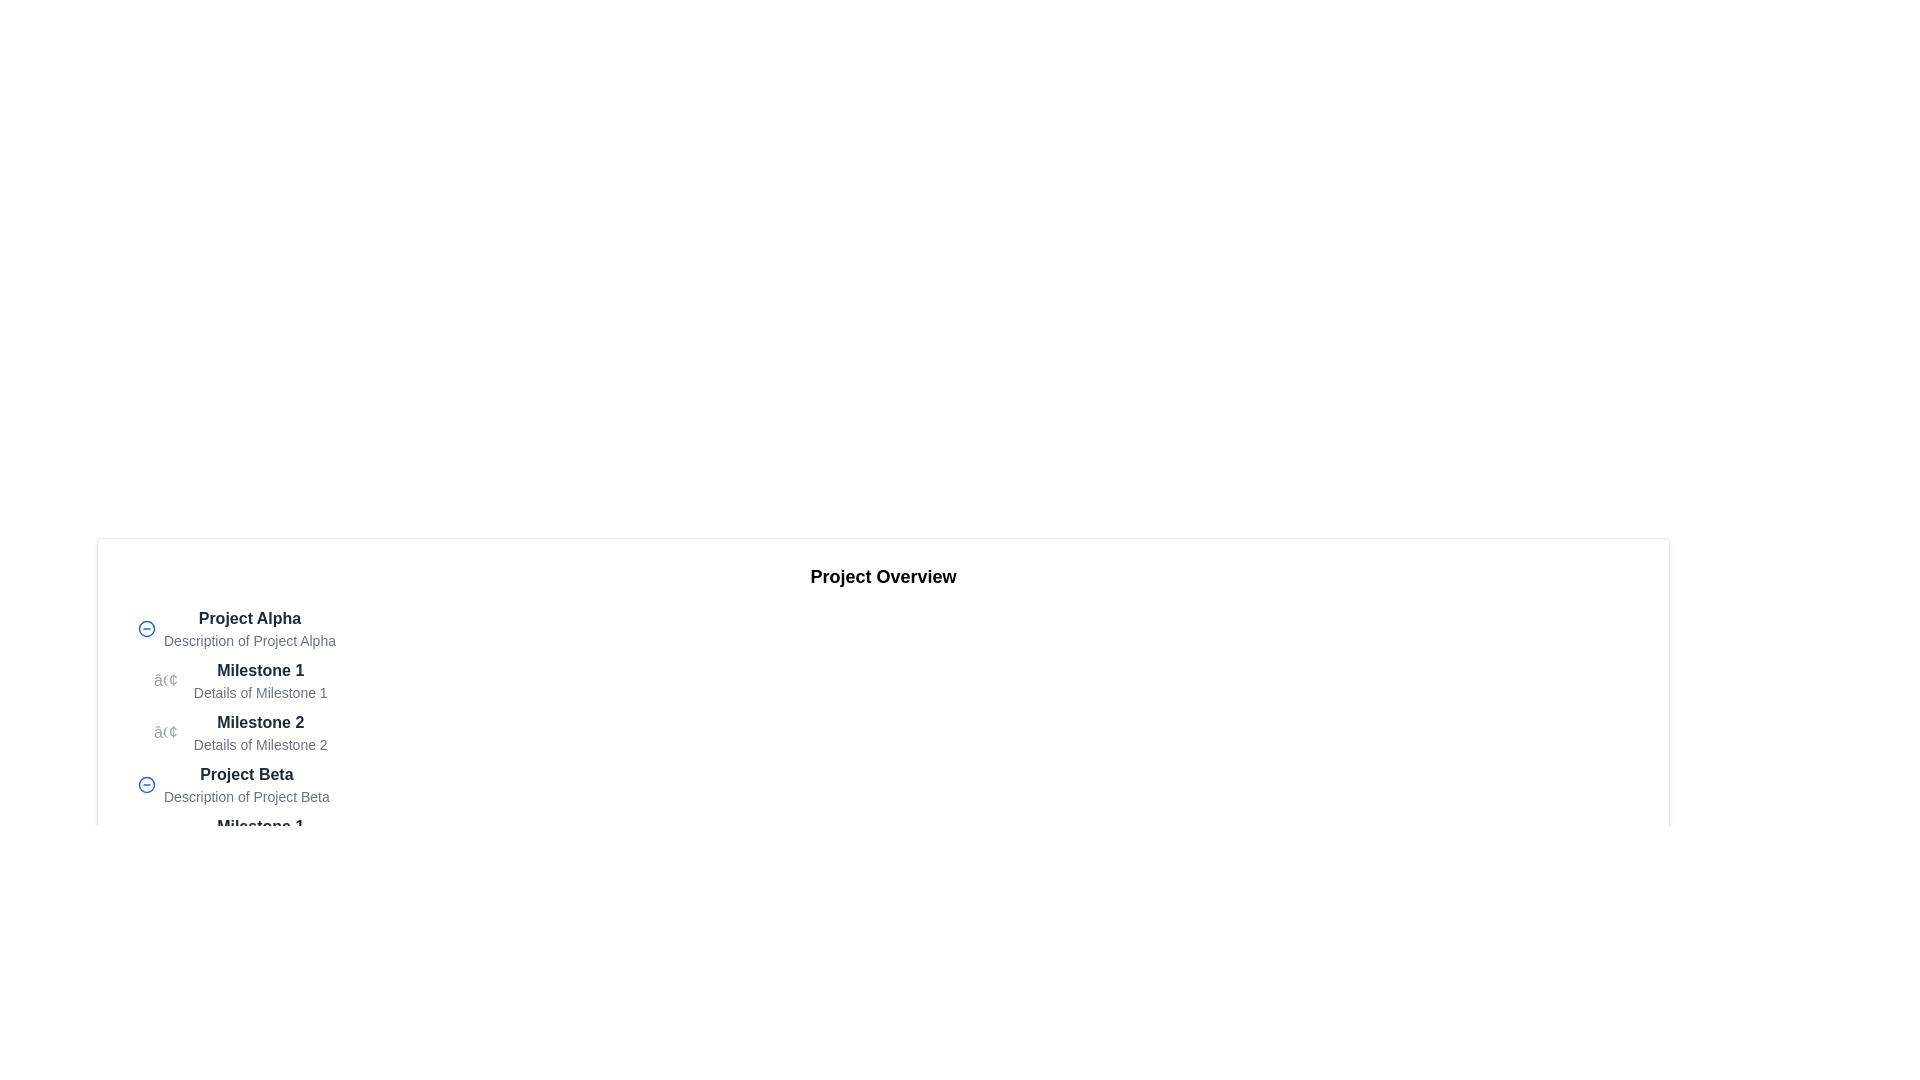  I want to click on text label for the second milestone under 'Project Alpha', which serves as a concise identifier for users to recognize the milestone in the list, so click(259, 722).